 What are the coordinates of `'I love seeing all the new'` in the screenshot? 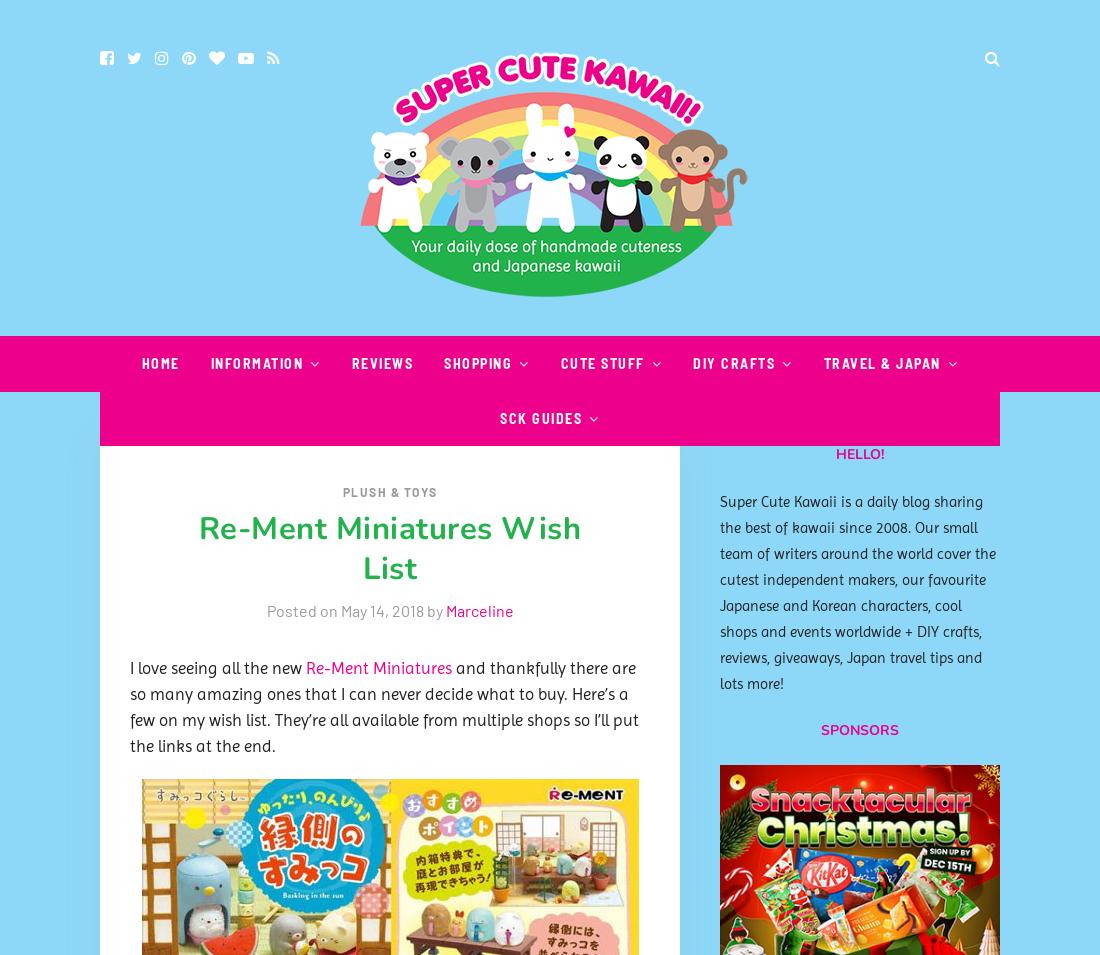 It's located at (218, 665).